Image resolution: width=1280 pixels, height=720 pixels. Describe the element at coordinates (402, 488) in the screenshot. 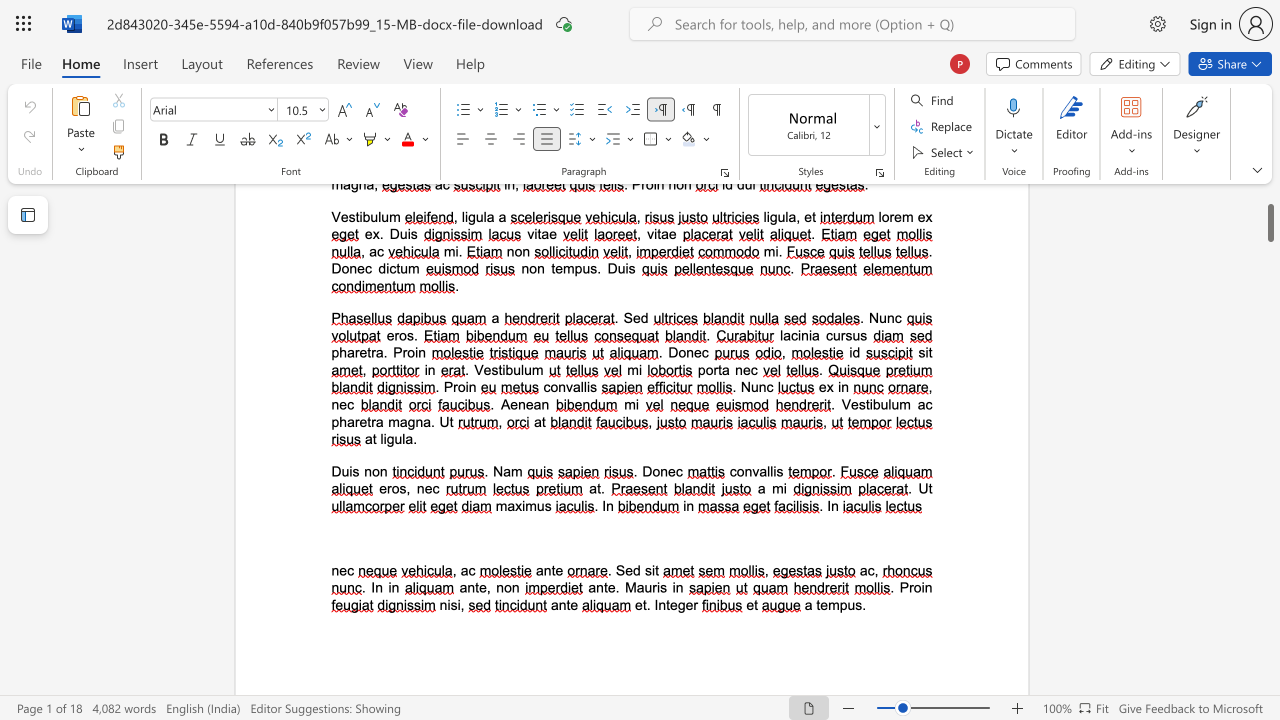

I see `the 1th character "s" in the text` at that location.